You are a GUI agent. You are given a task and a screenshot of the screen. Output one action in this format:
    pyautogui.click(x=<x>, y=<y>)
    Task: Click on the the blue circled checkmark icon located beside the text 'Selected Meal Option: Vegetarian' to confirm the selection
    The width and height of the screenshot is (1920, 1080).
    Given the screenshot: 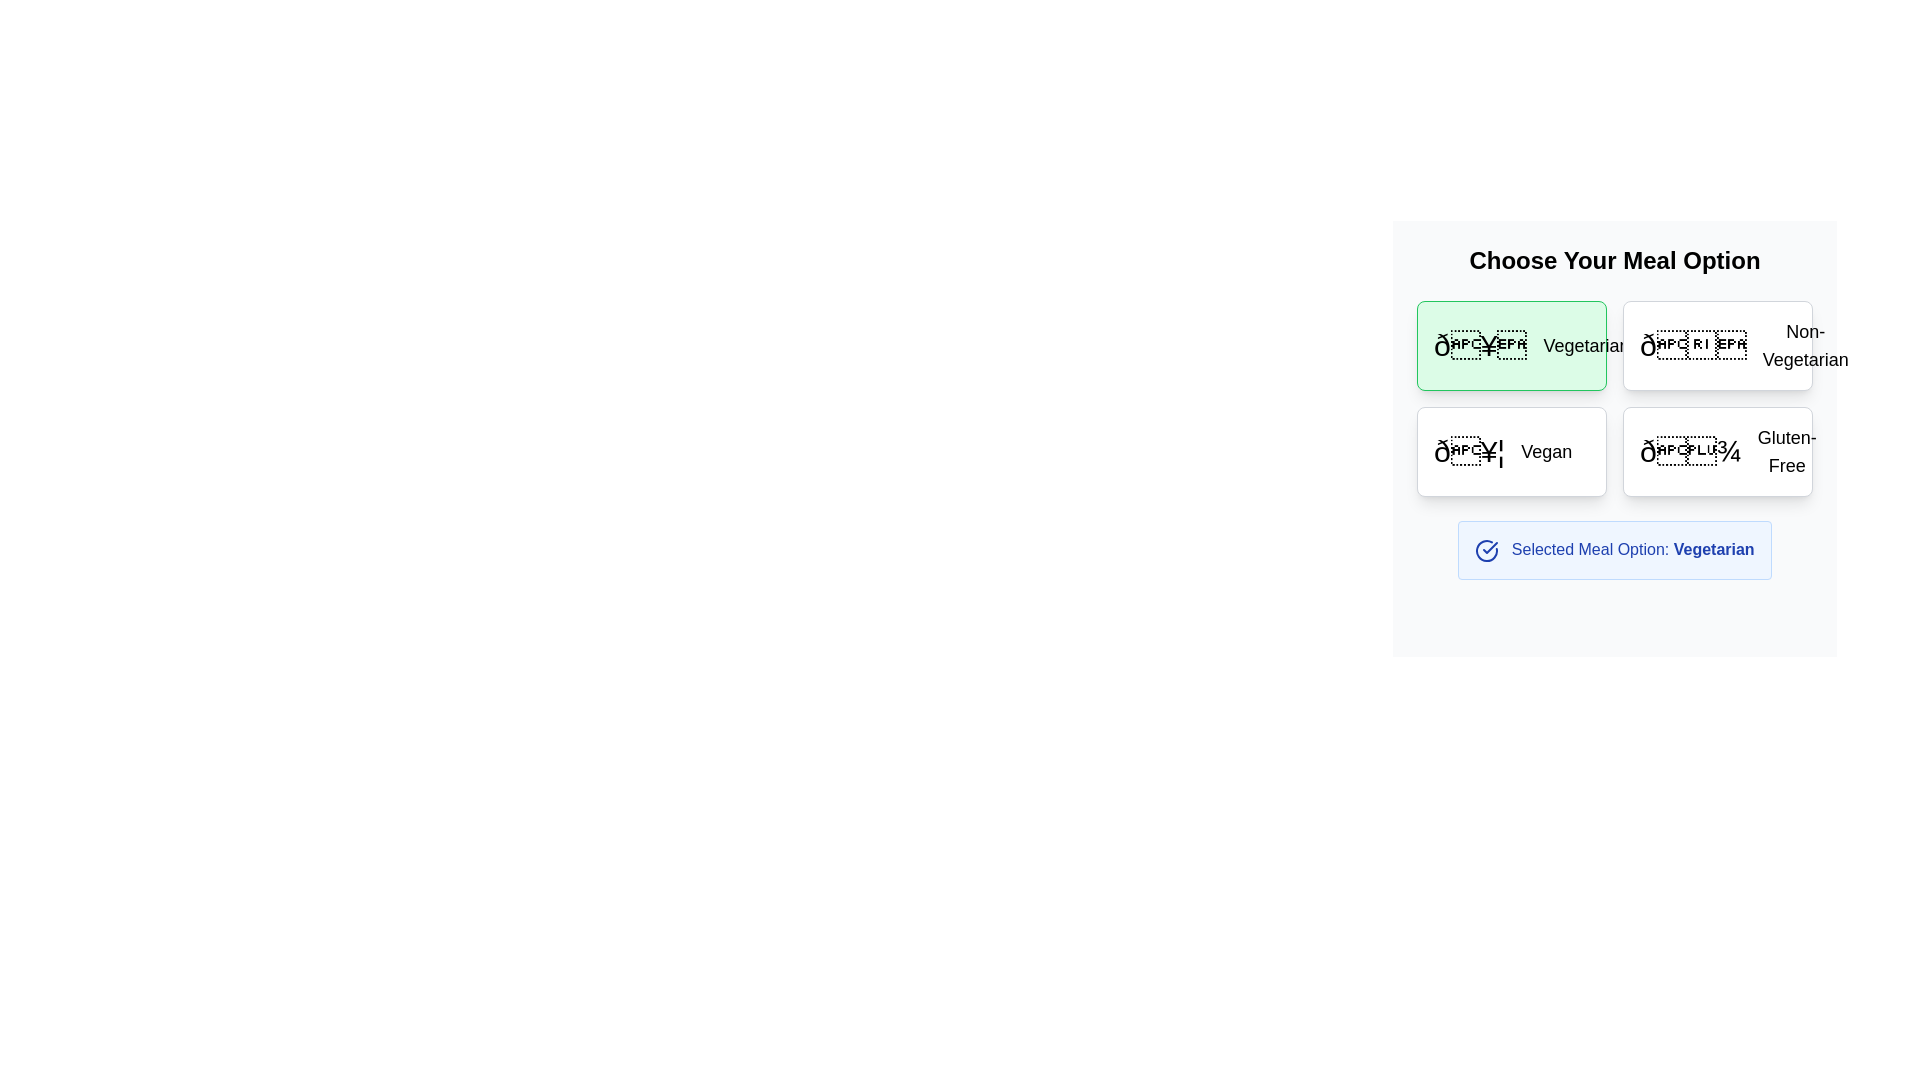 What is the action you would take?
    pyautogui.click(x=1487, y=550)
    